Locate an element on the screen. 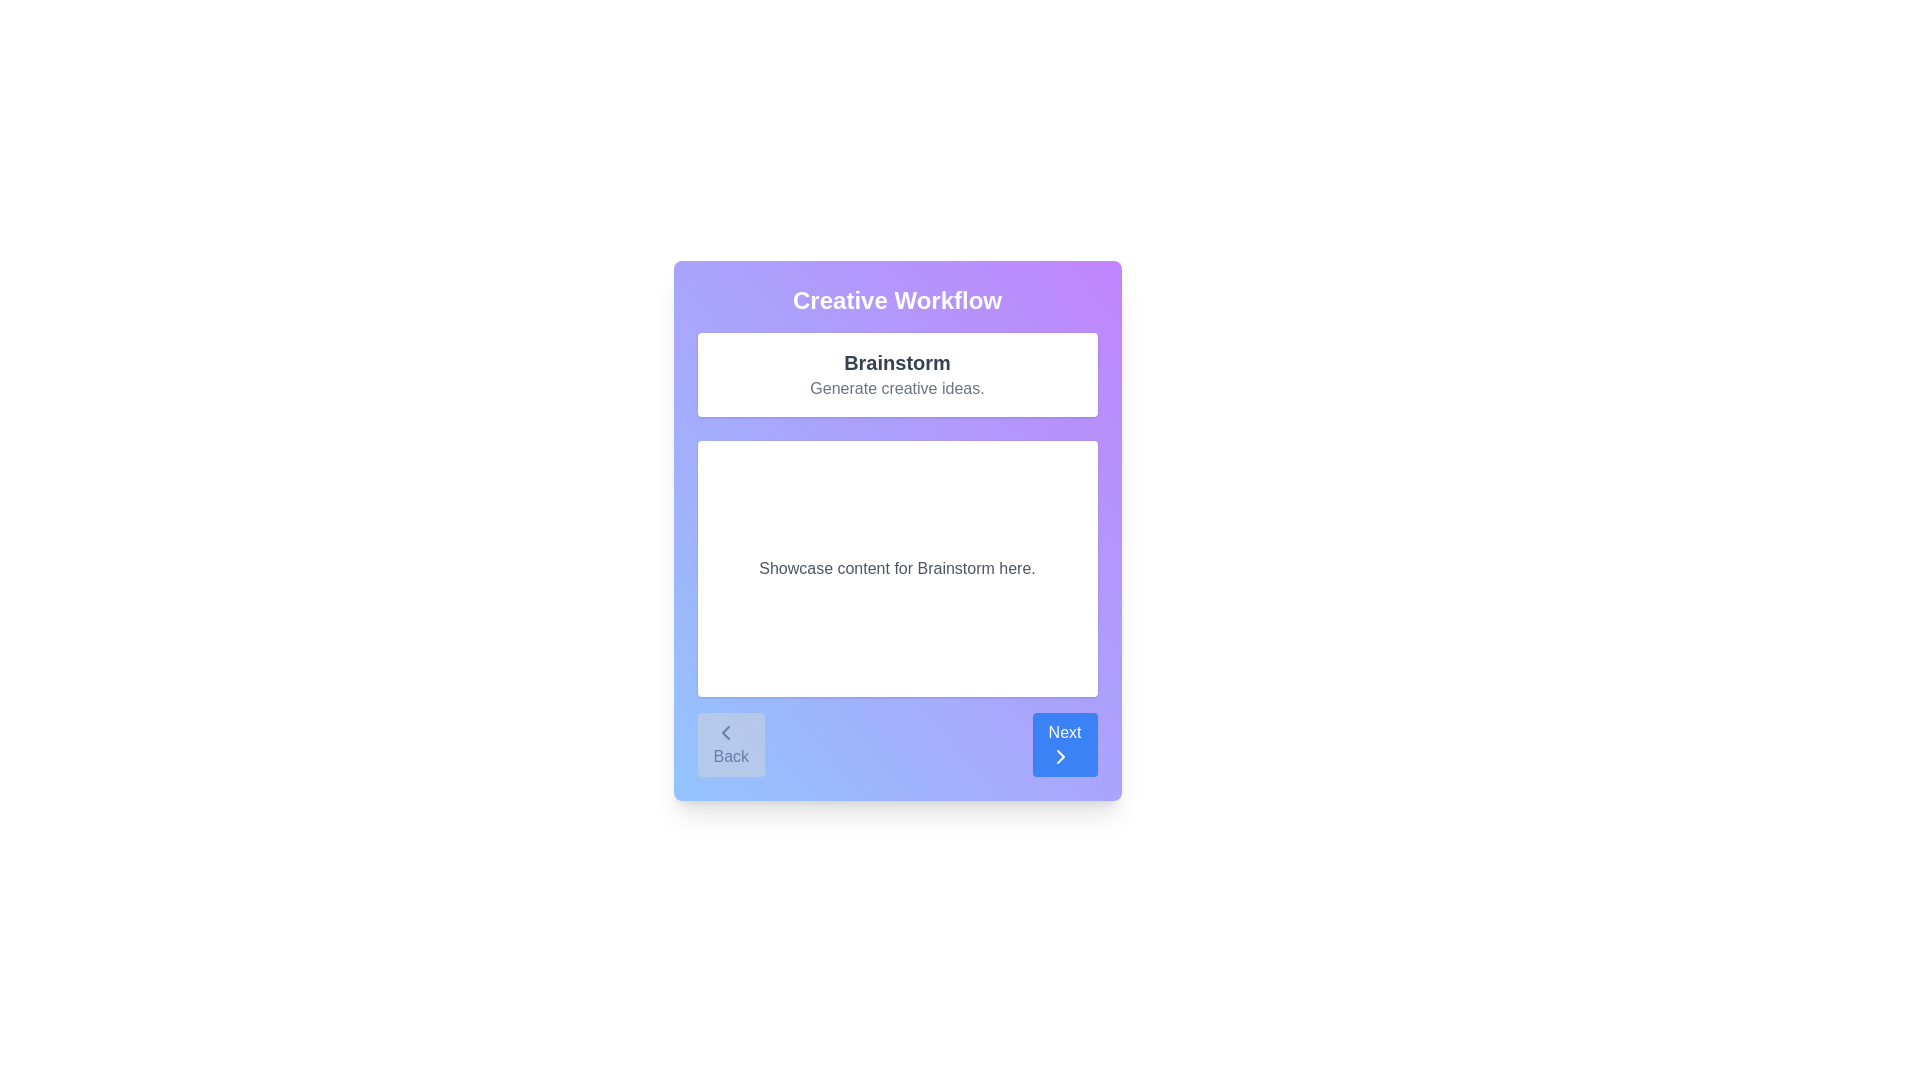  the 'Next' button to navigate to the next step is located at coordinates (1064, 744).